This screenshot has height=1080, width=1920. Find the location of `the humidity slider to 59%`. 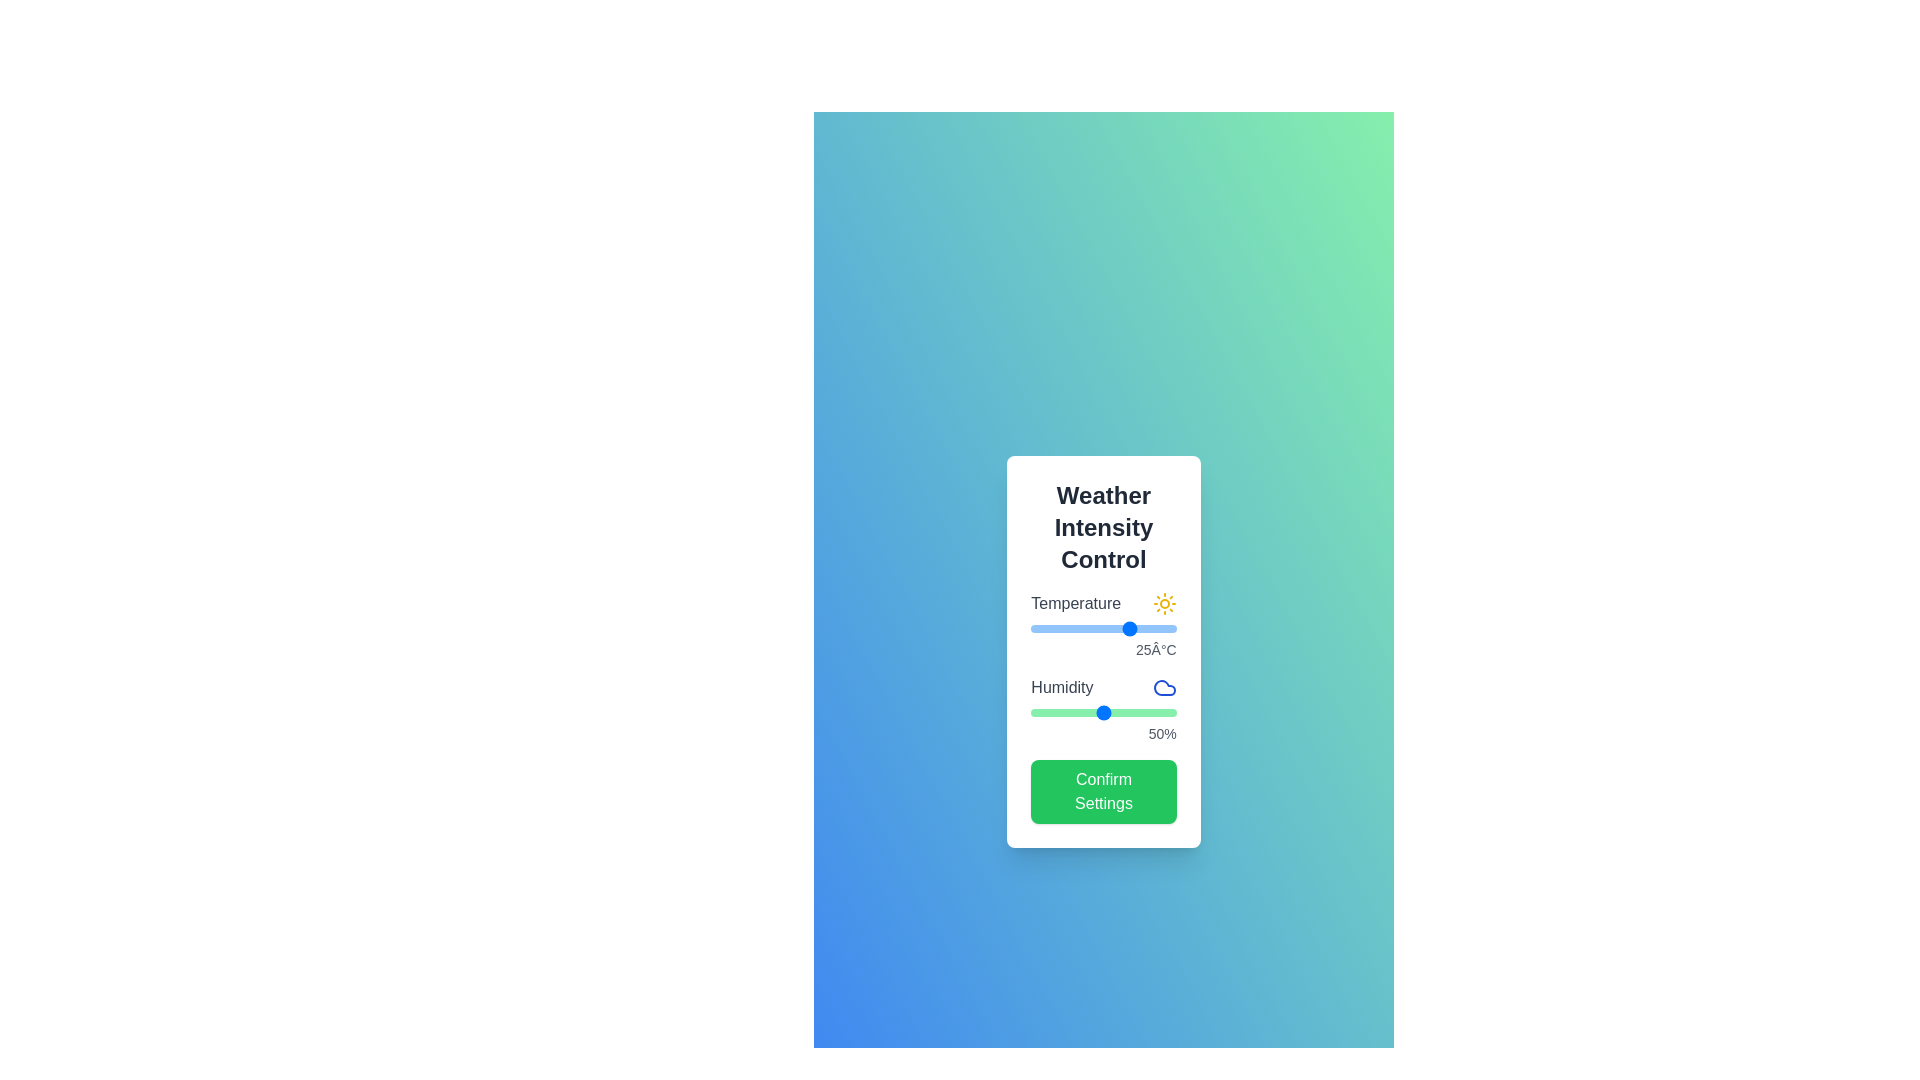

the humidity slider to 59% is located at coordinates (1116, 712).